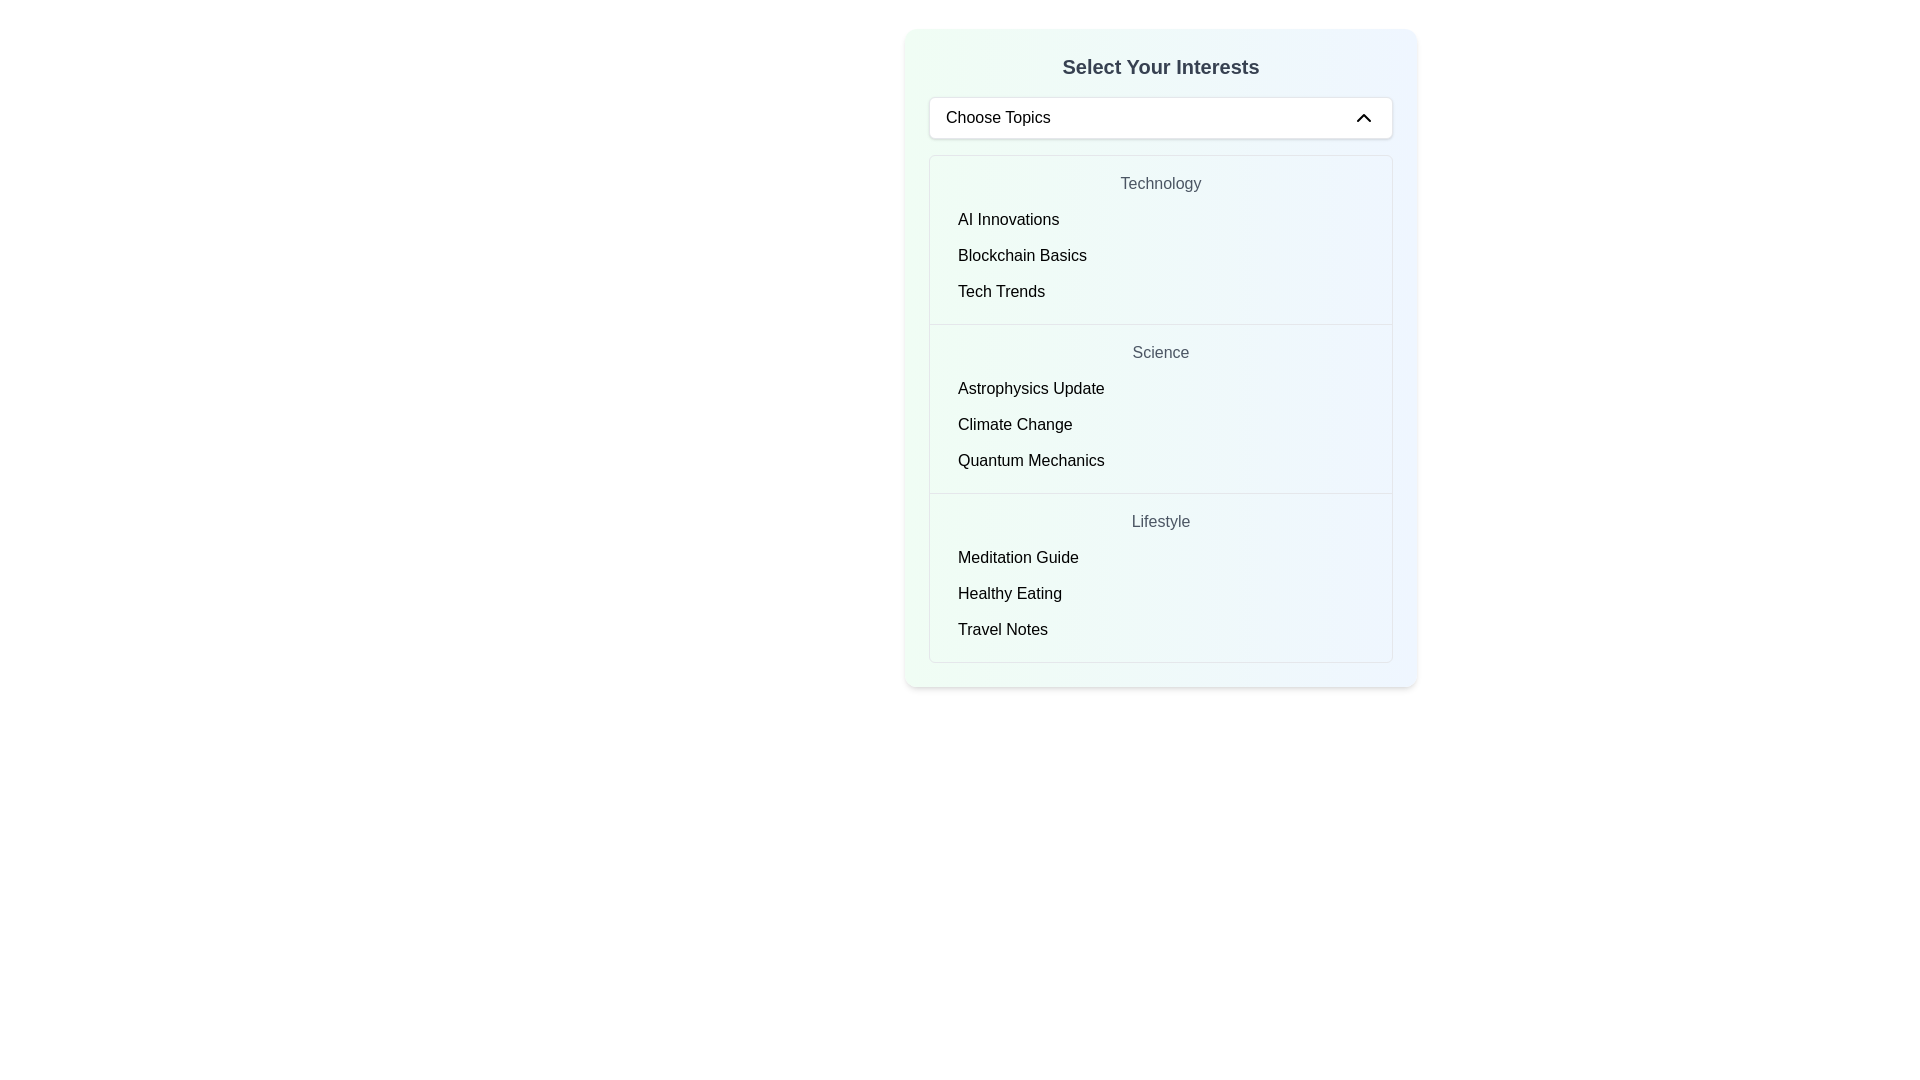  What do you see at coordinates (1362, 118) in the screenshot?
I see `the toggle icon on the far right side of the 'Choose Topics' horizontal bar` at bounding box center [1362, 118].